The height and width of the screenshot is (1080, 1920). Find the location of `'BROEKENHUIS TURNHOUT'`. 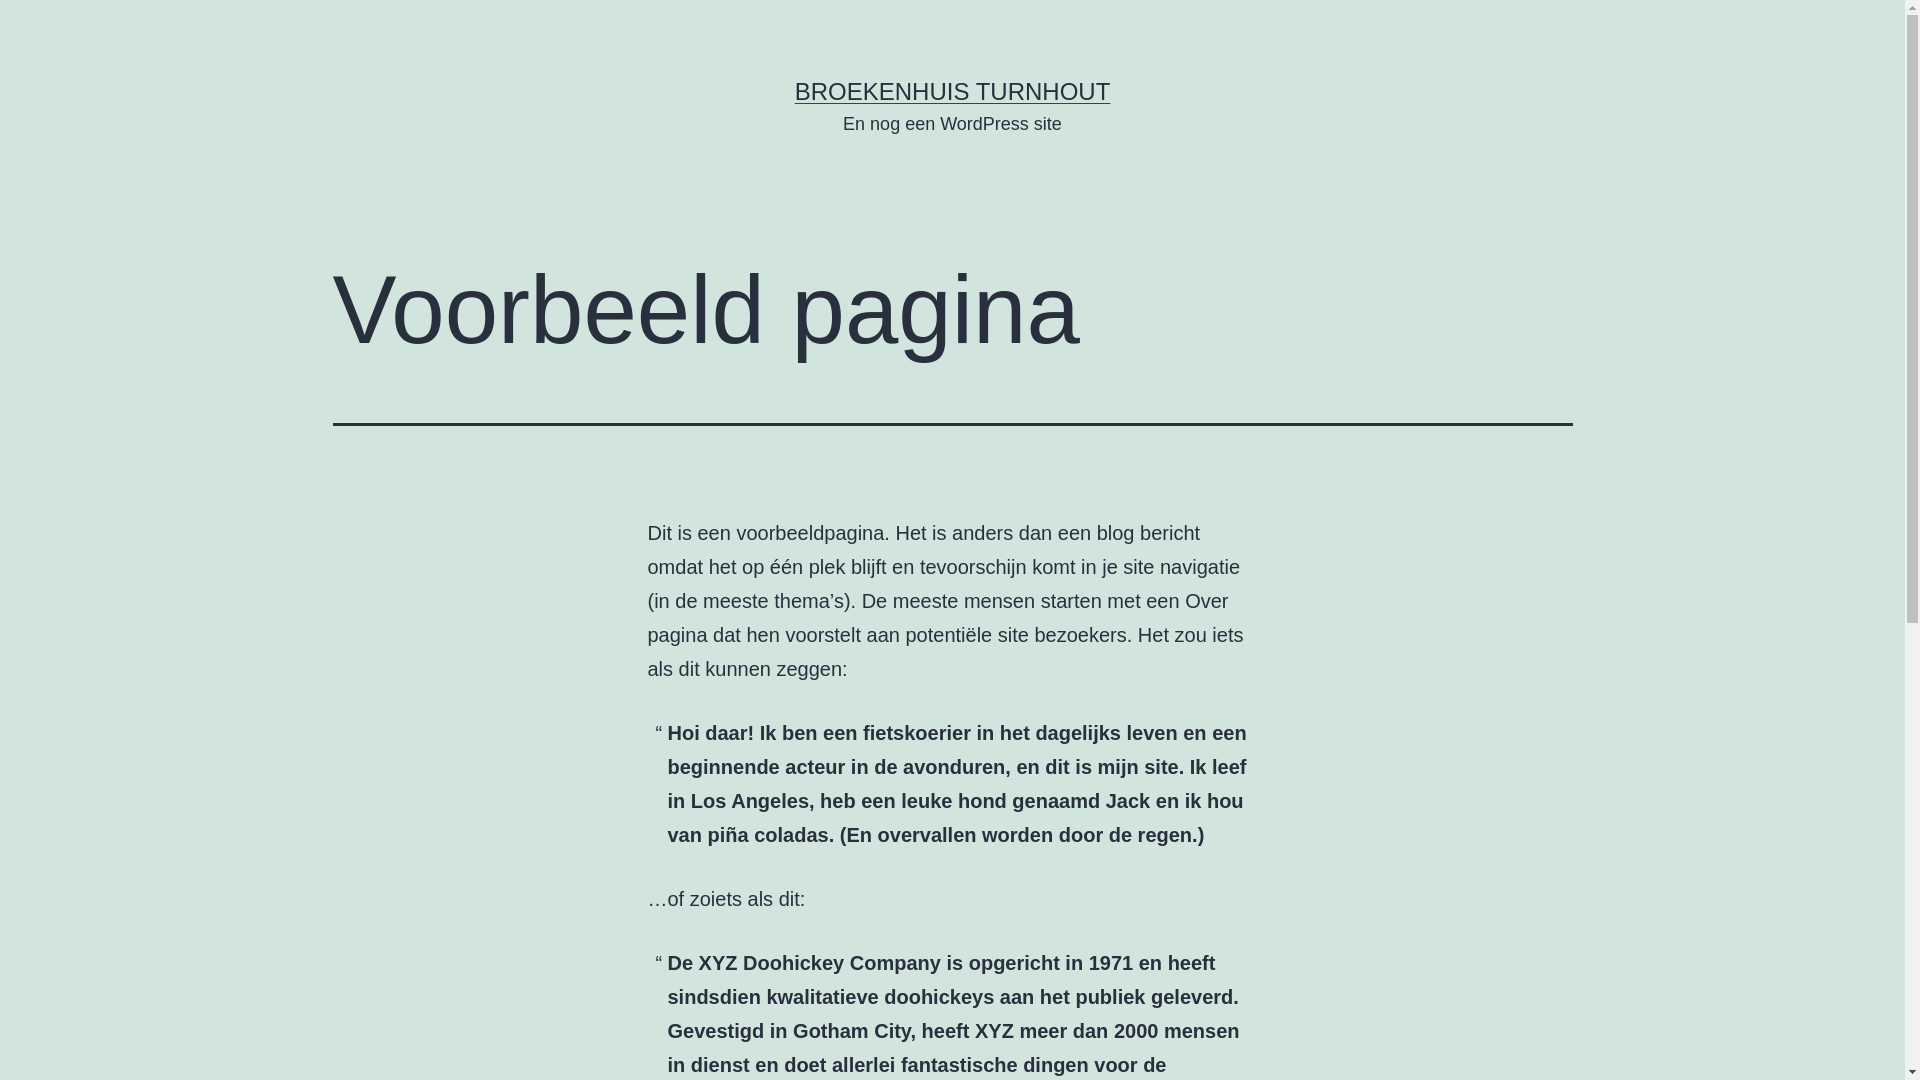

'BROEKENHUIS TURNHOUT' is located at coordinates (952, 91).